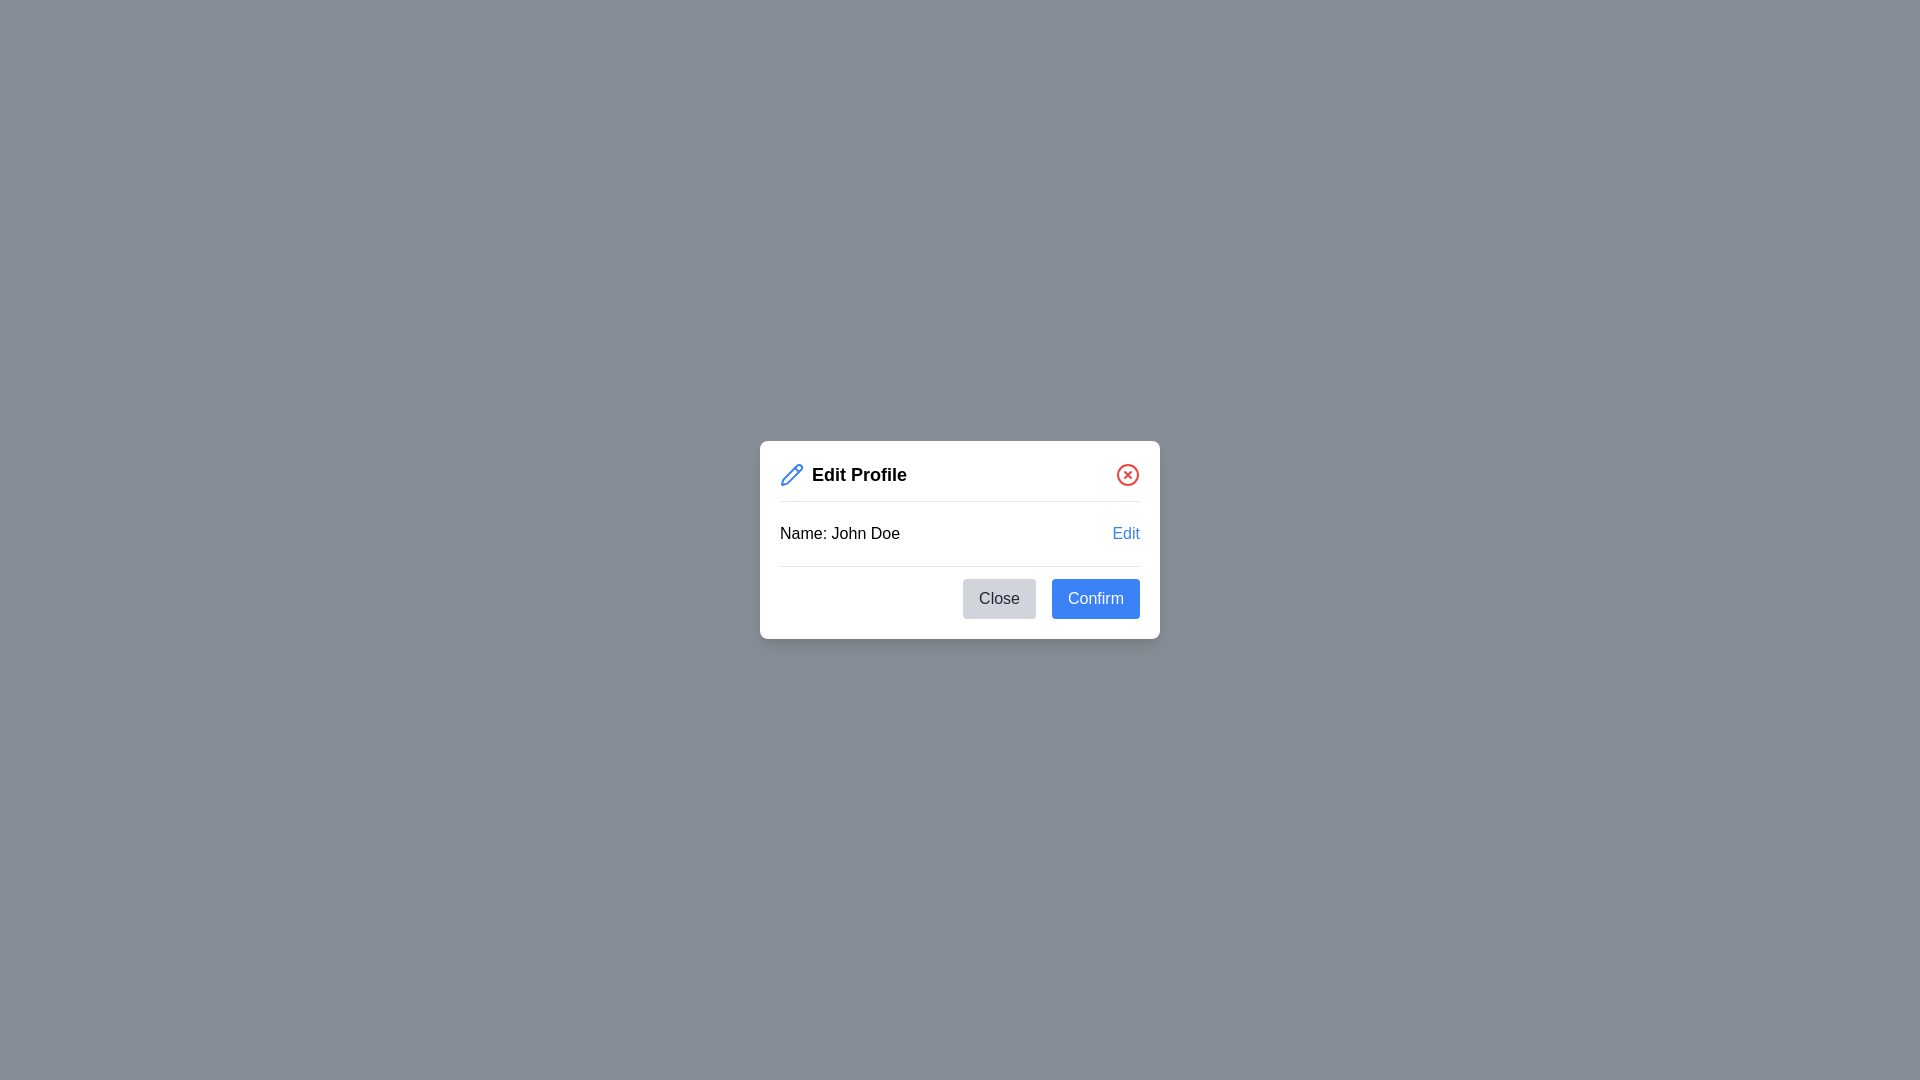 Image resolution: width=1920 pixels, height=1080 pixels. What do you see at coordinates (791, 474) in the screenshot?
I see `the edit icon located to the left of the 'Edit Profile' title text in the modal header` at bounding box center [791, 474].